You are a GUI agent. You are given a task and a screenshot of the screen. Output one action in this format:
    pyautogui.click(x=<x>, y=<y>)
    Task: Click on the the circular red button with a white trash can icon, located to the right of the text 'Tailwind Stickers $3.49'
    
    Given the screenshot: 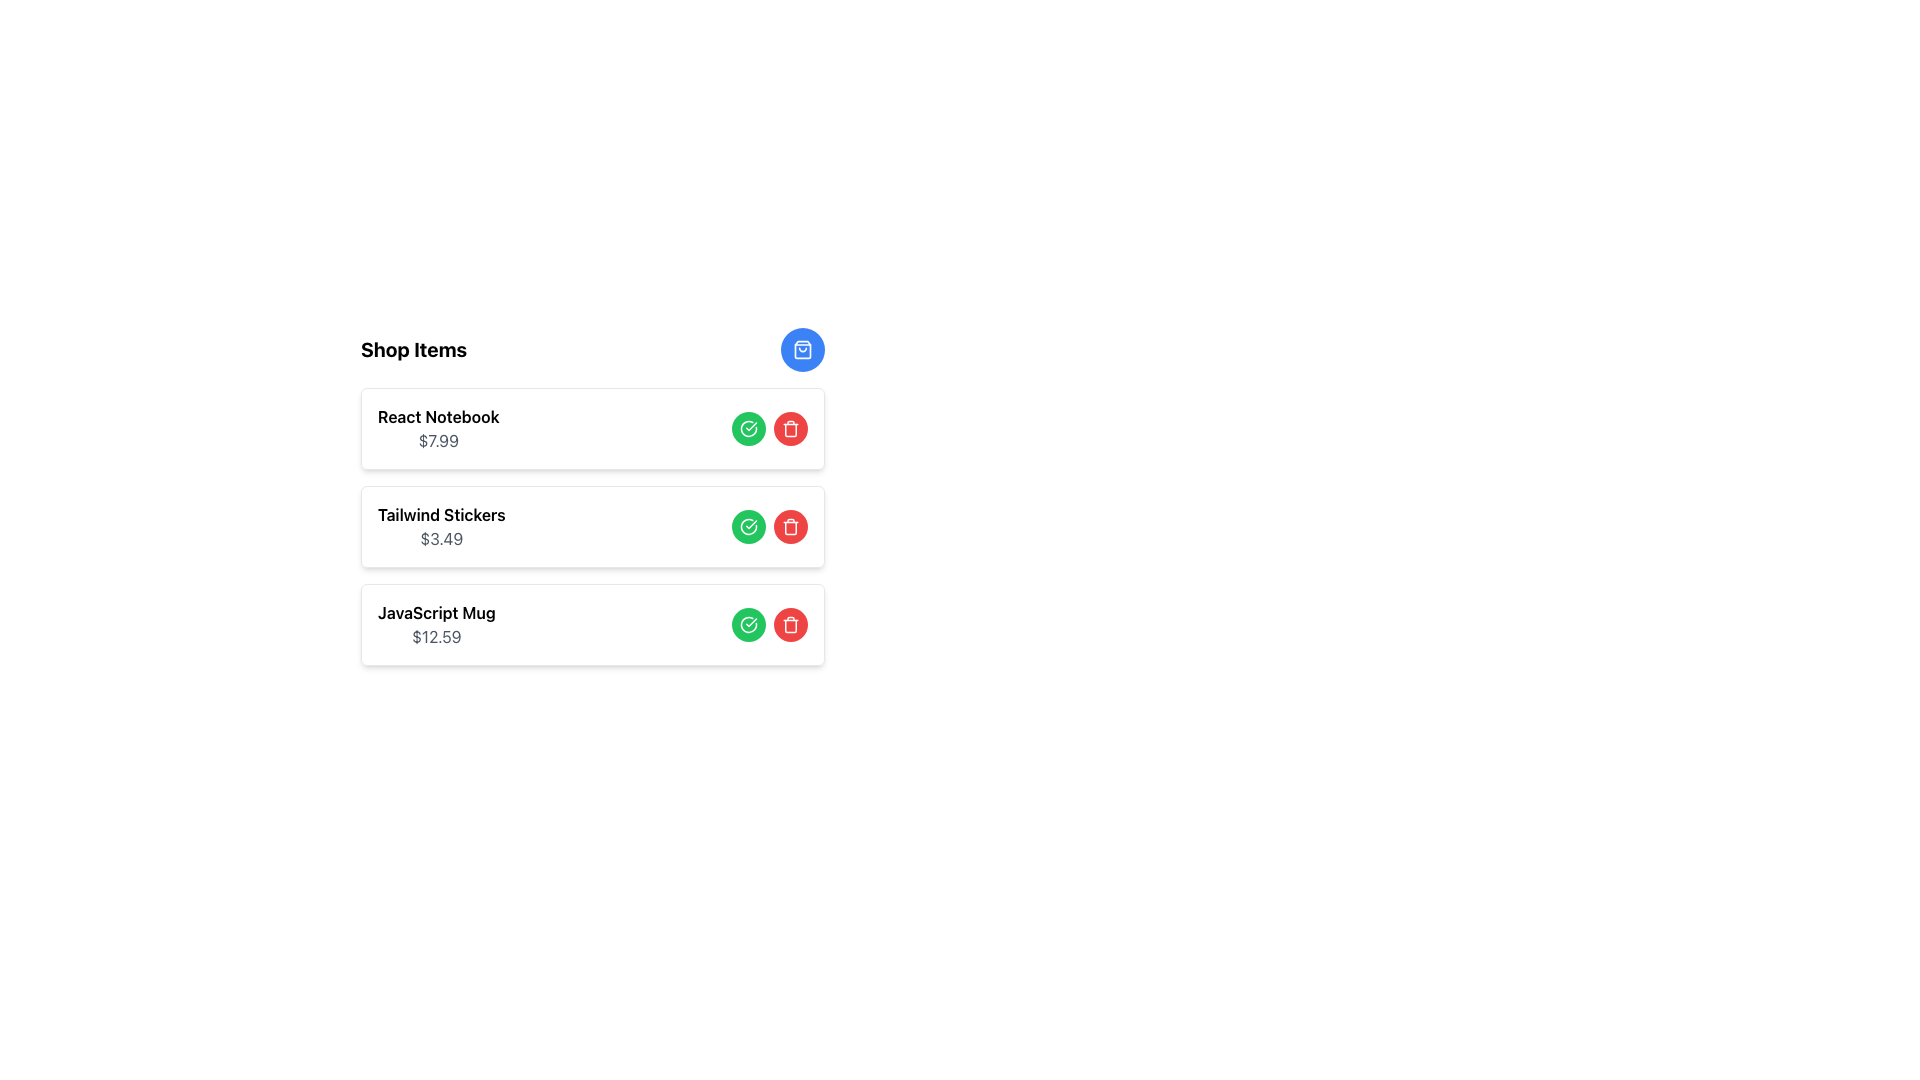 What is the action you would take?
    pyautogui.click(x=790, y=526)
    